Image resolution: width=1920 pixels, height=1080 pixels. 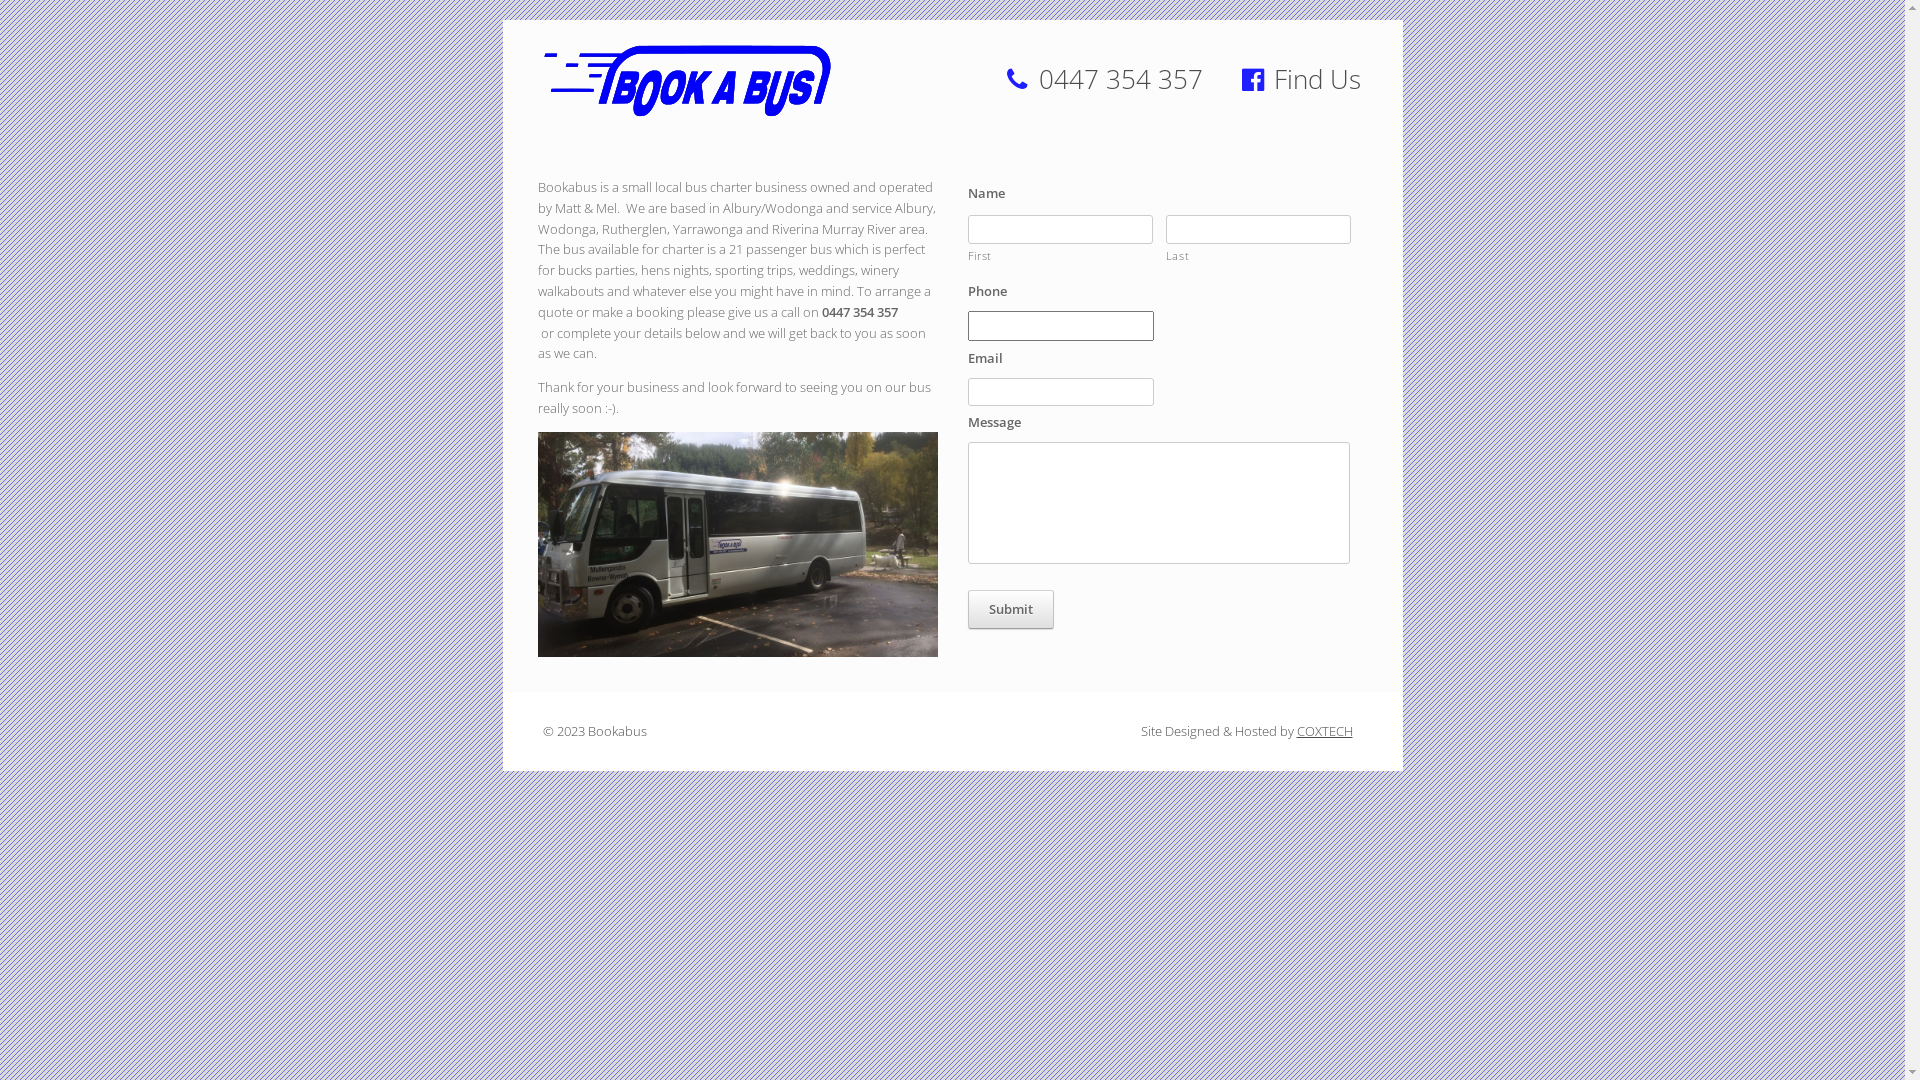 I want to click on 'Submit', so click(x=1011, y=608).